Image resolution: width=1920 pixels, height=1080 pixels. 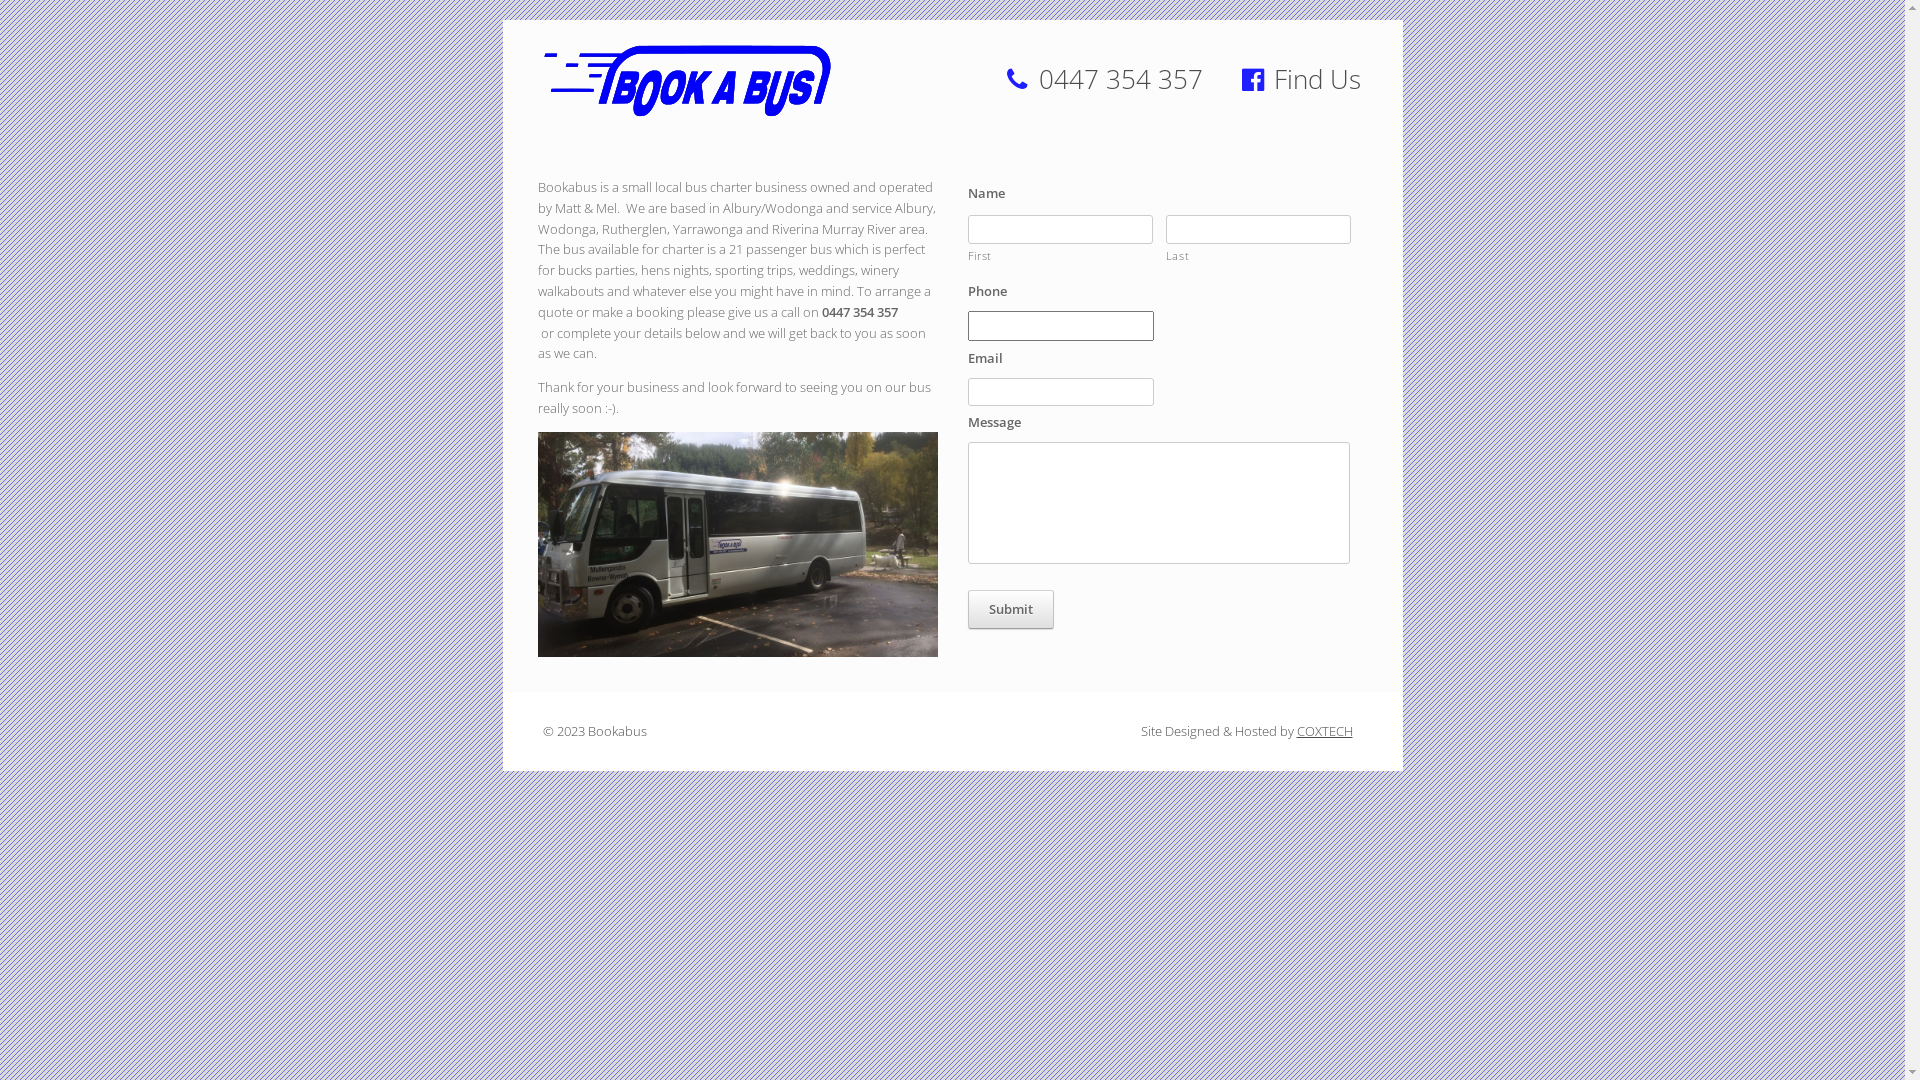 I want to click on 'Submit', so click(x=1011, y=608).